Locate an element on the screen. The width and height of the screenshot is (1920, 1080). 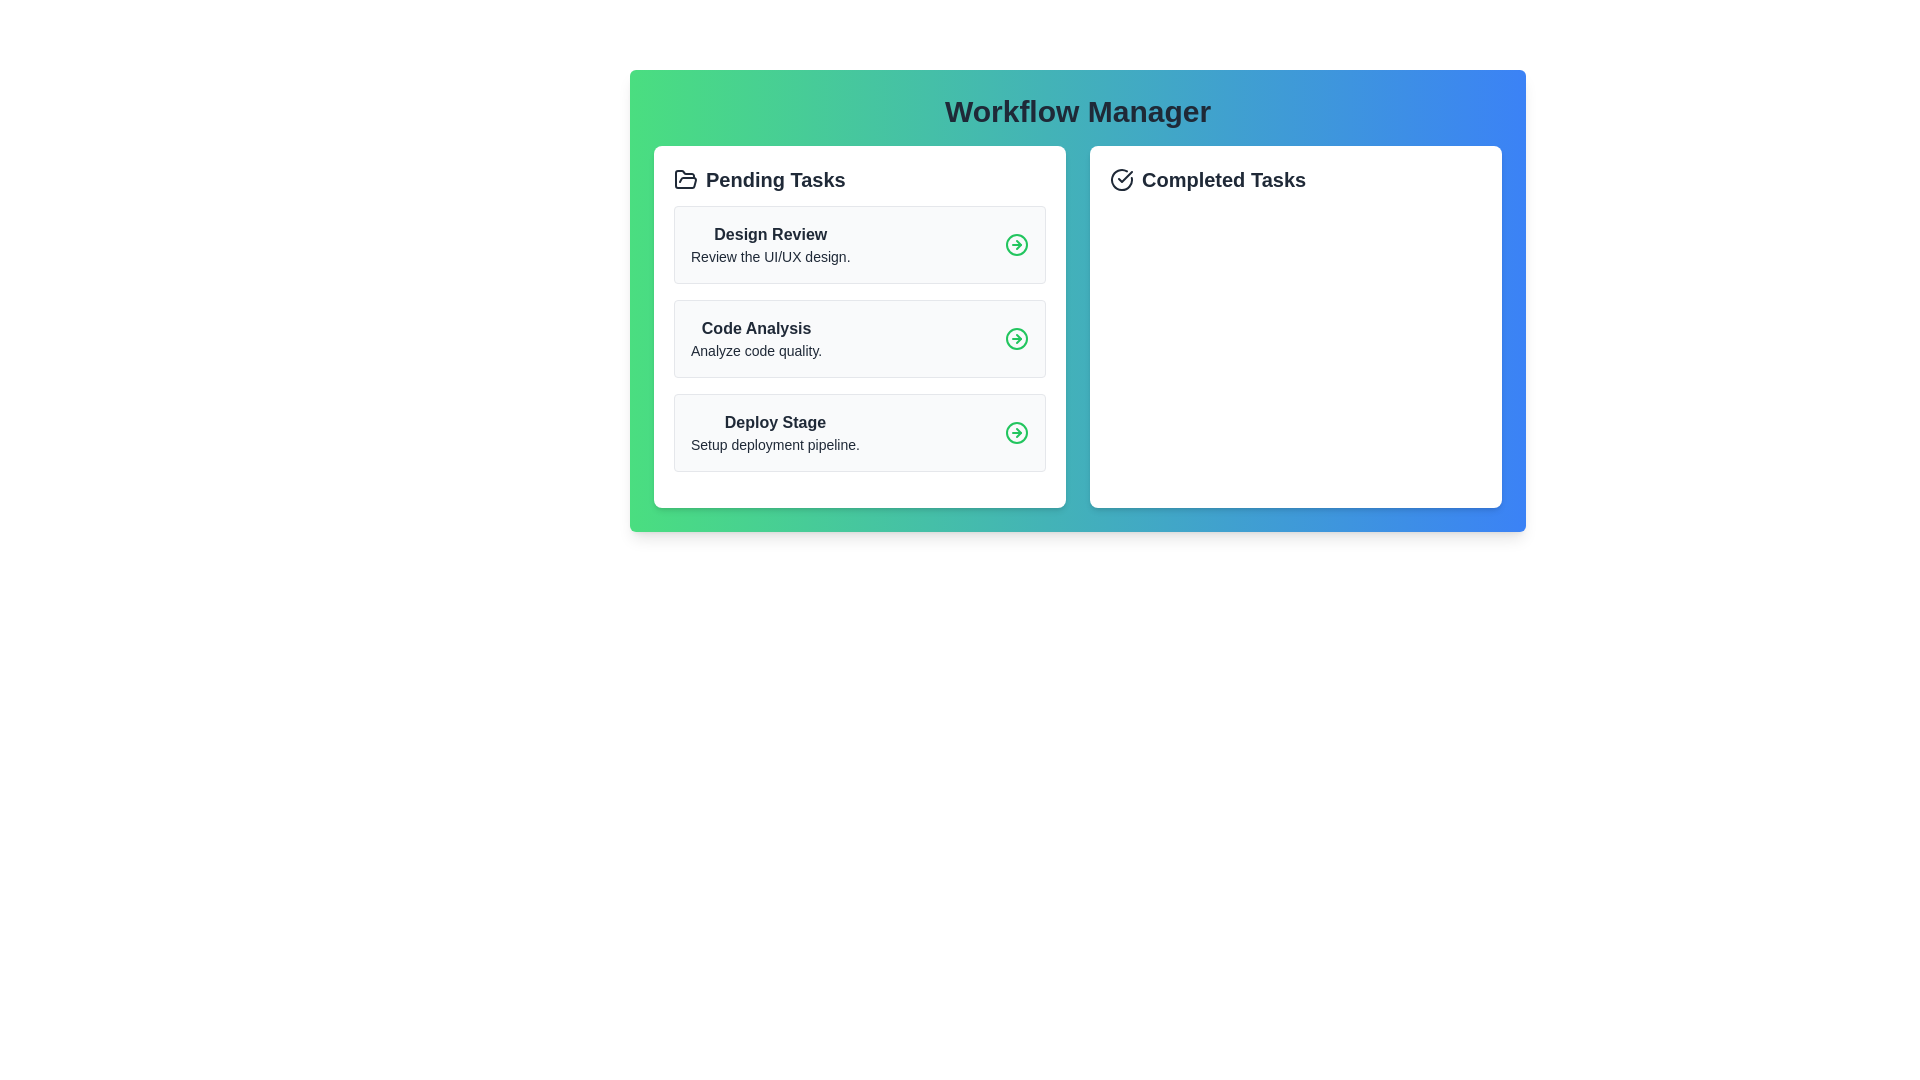
the decorative icon for the 'Pending Tasks' section, which is positioned to the left of the 'Pending Tasks' label is located at coordinates (686, 178).